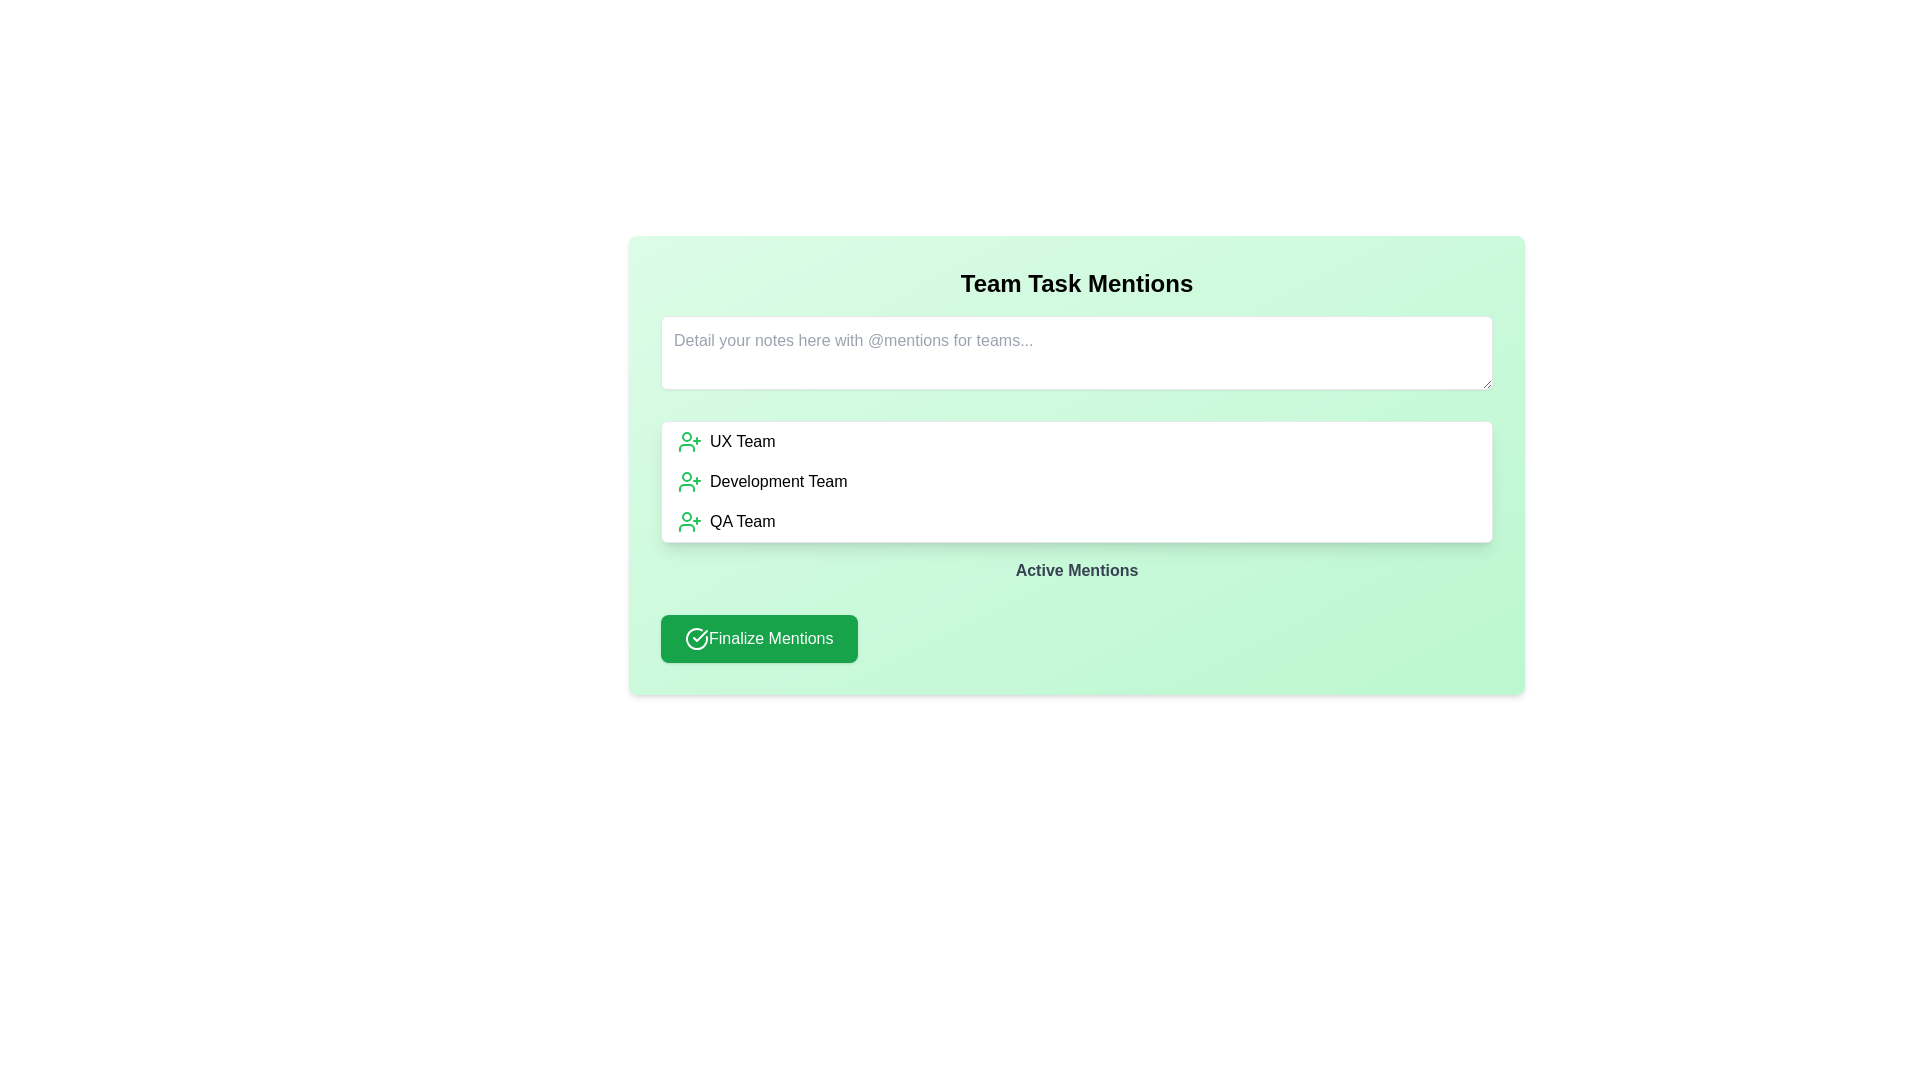  What do you see at coordinates (700, 636) in the screenshot?
I see `the green check mark icon, which is centered inside a circular green icon and located at the bottom left corner of the 'Finalize Mentions' button` at bounding box center [700, 636].